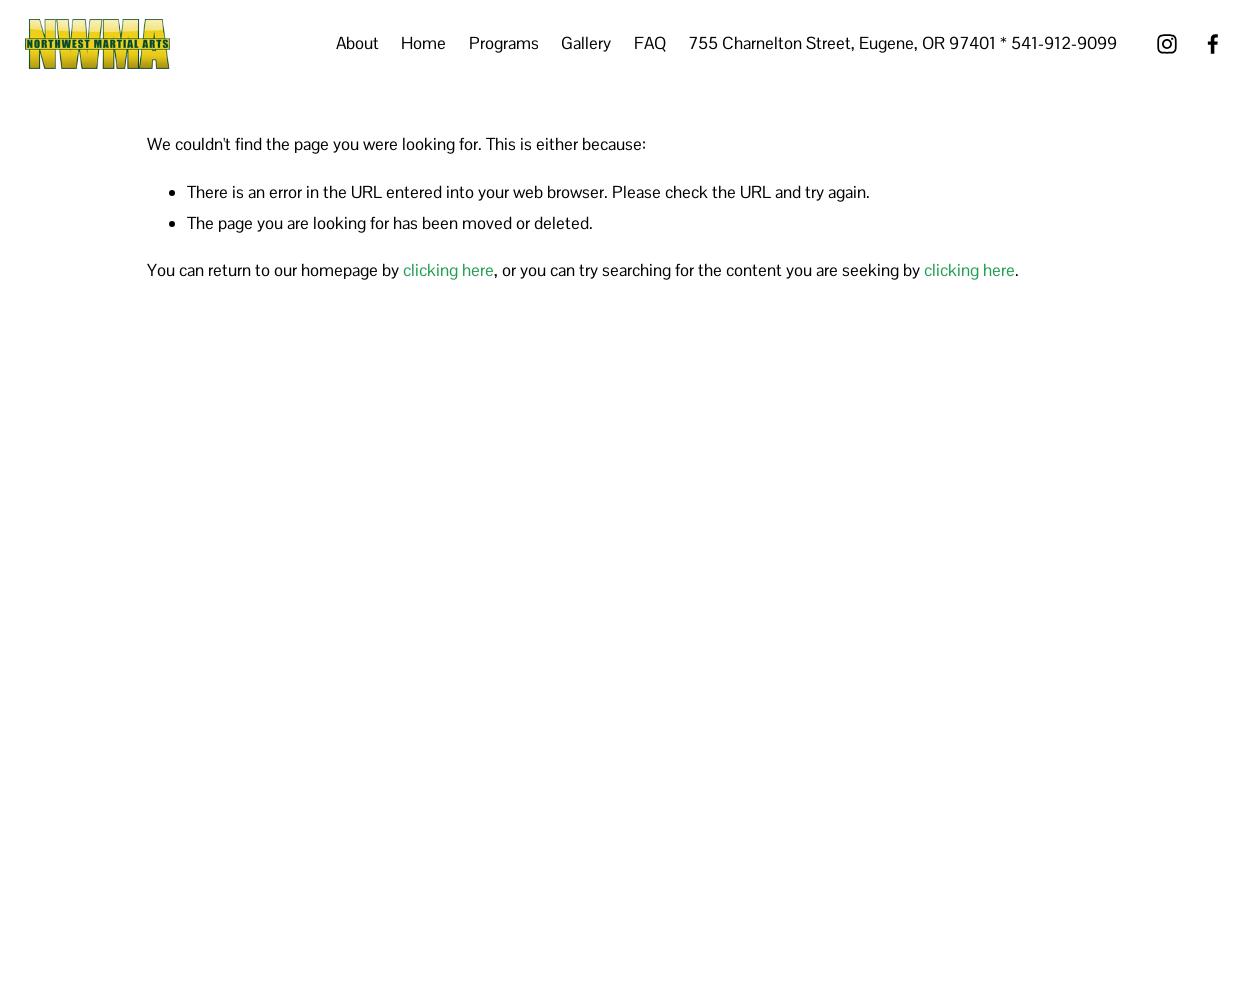  Describe the element at coordinates (902, 43) in the screenshot. I see `'755 Charnelton Street, Eugene, OR 97401 * 541-912-9099'` at that location.